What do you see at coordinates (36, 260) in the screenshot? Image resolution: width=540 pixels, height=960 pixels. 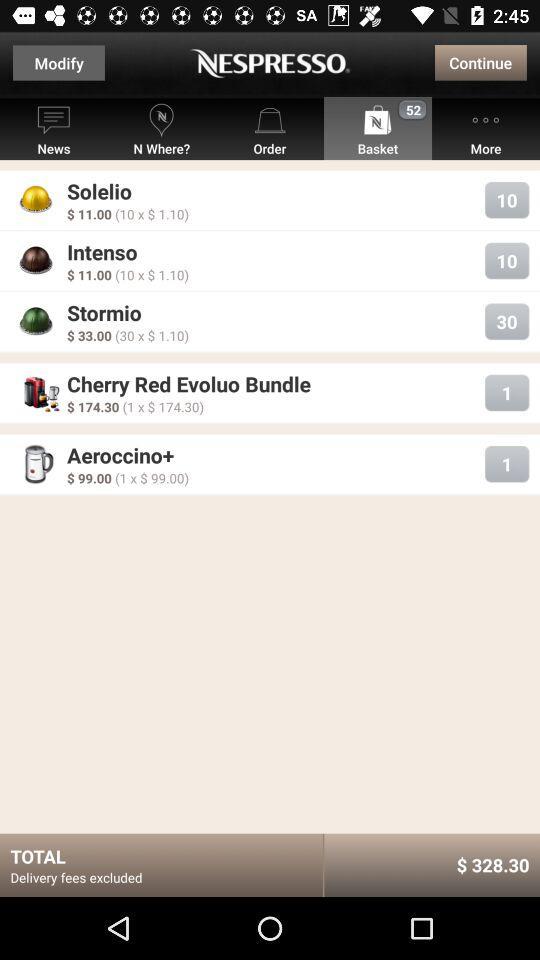 I see `the icon which is beside intenso` at bounding box center [36, 260].